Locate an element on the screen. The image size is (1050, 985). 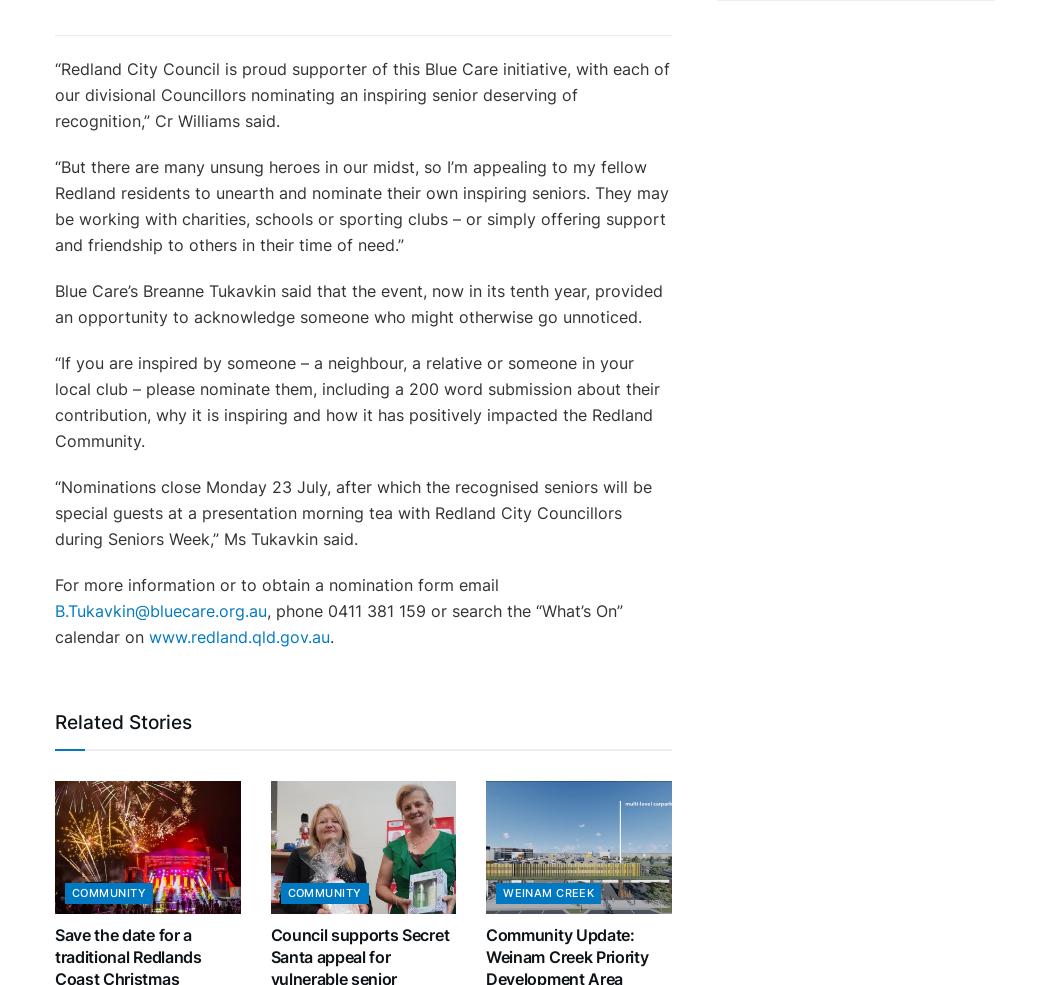
'Blue Care’s Breanne Tukavkin said that the event, now in its tenth year, provided an opportunity to acknowledge someone who might otherwise go unnoticed.' is located at coordinates (357, 302).